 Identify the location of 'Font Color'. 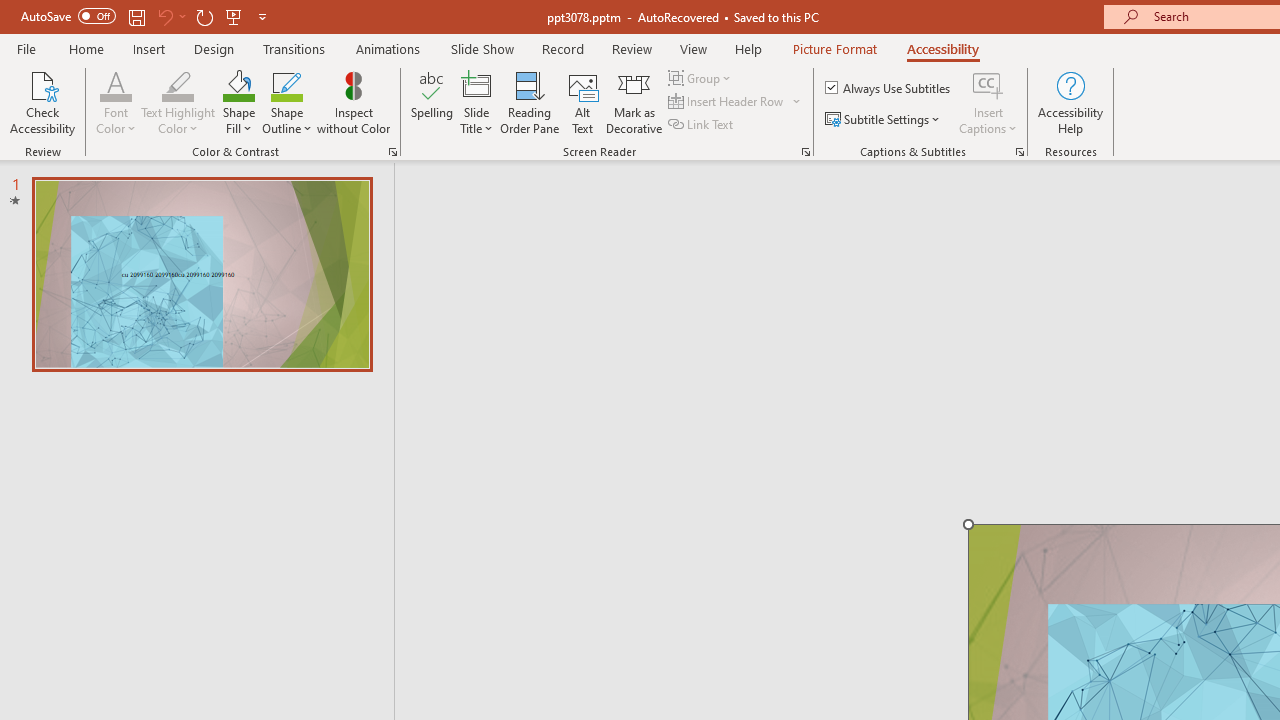
(115, 84).